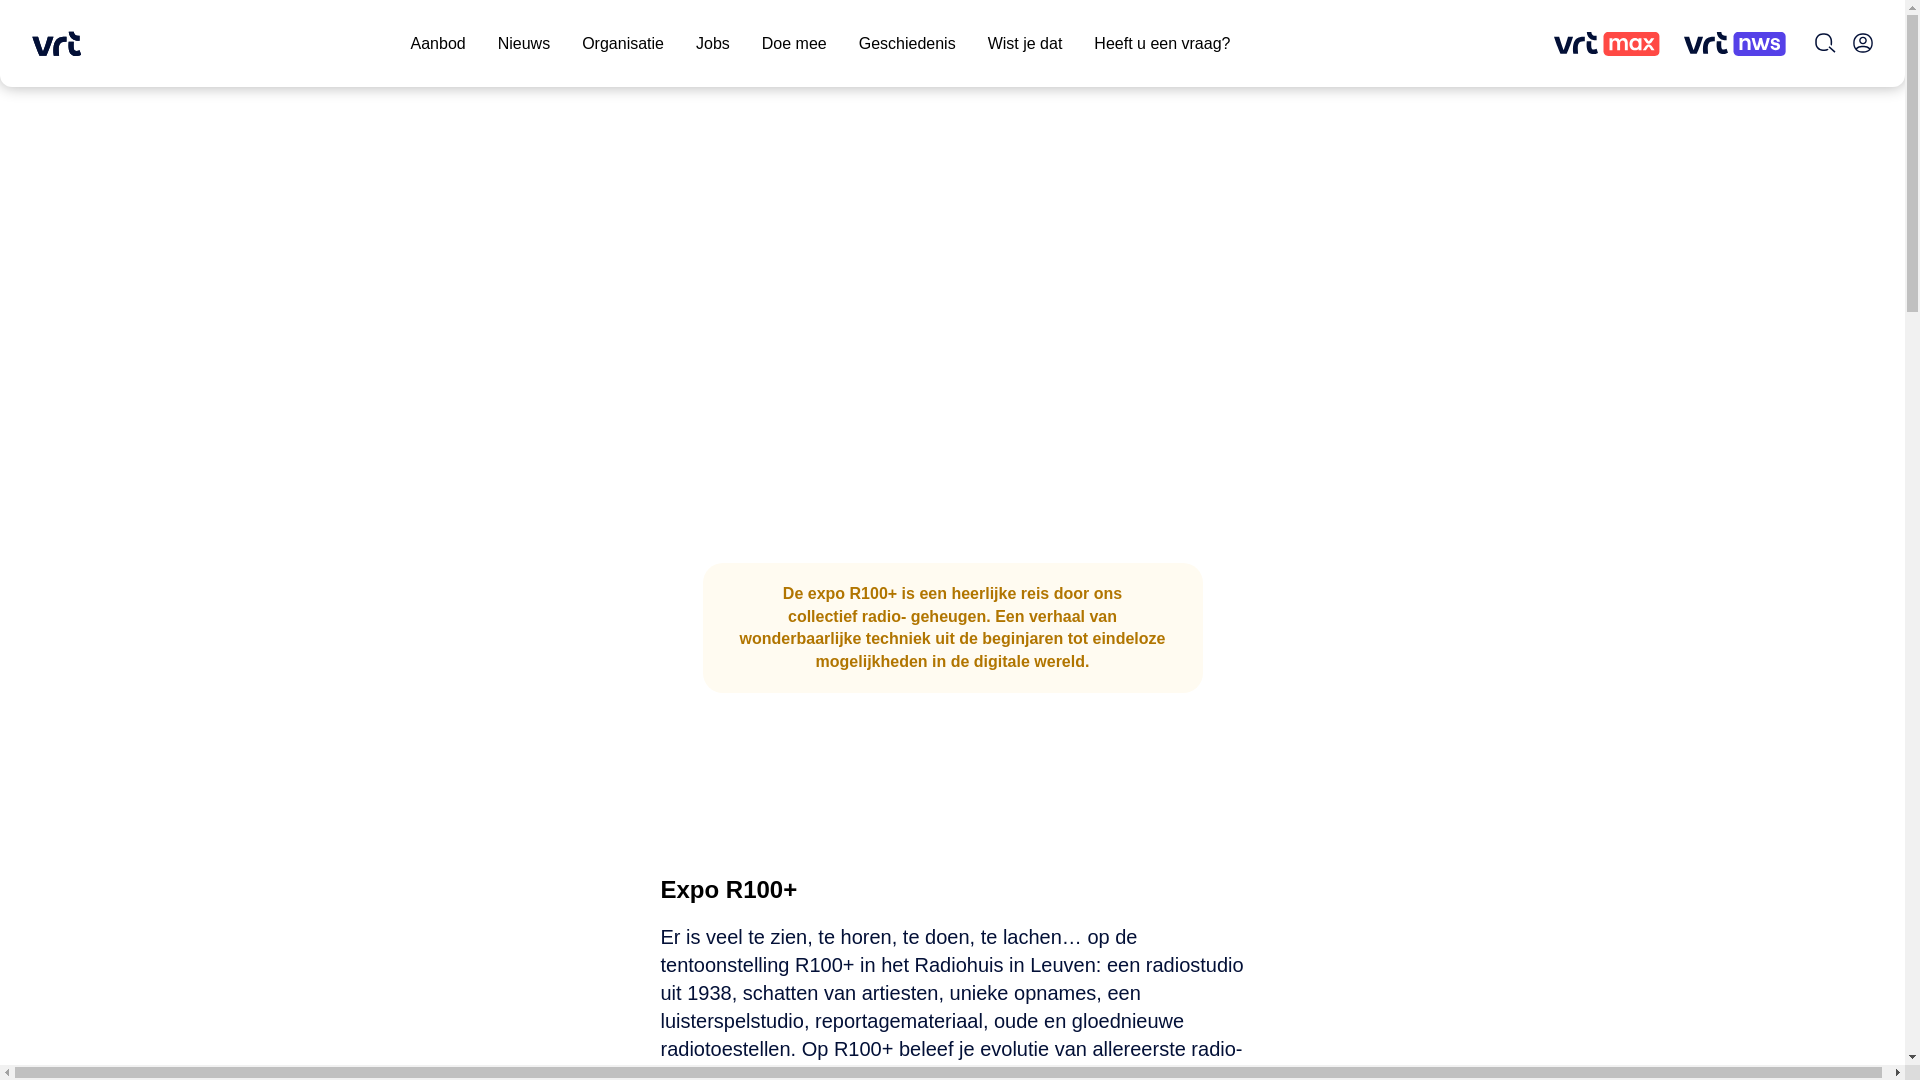 The image size is (1920, 1080). Describe the element at coordinates (622, 43) in the screenshot. I see `'Organisatie'` at that location.